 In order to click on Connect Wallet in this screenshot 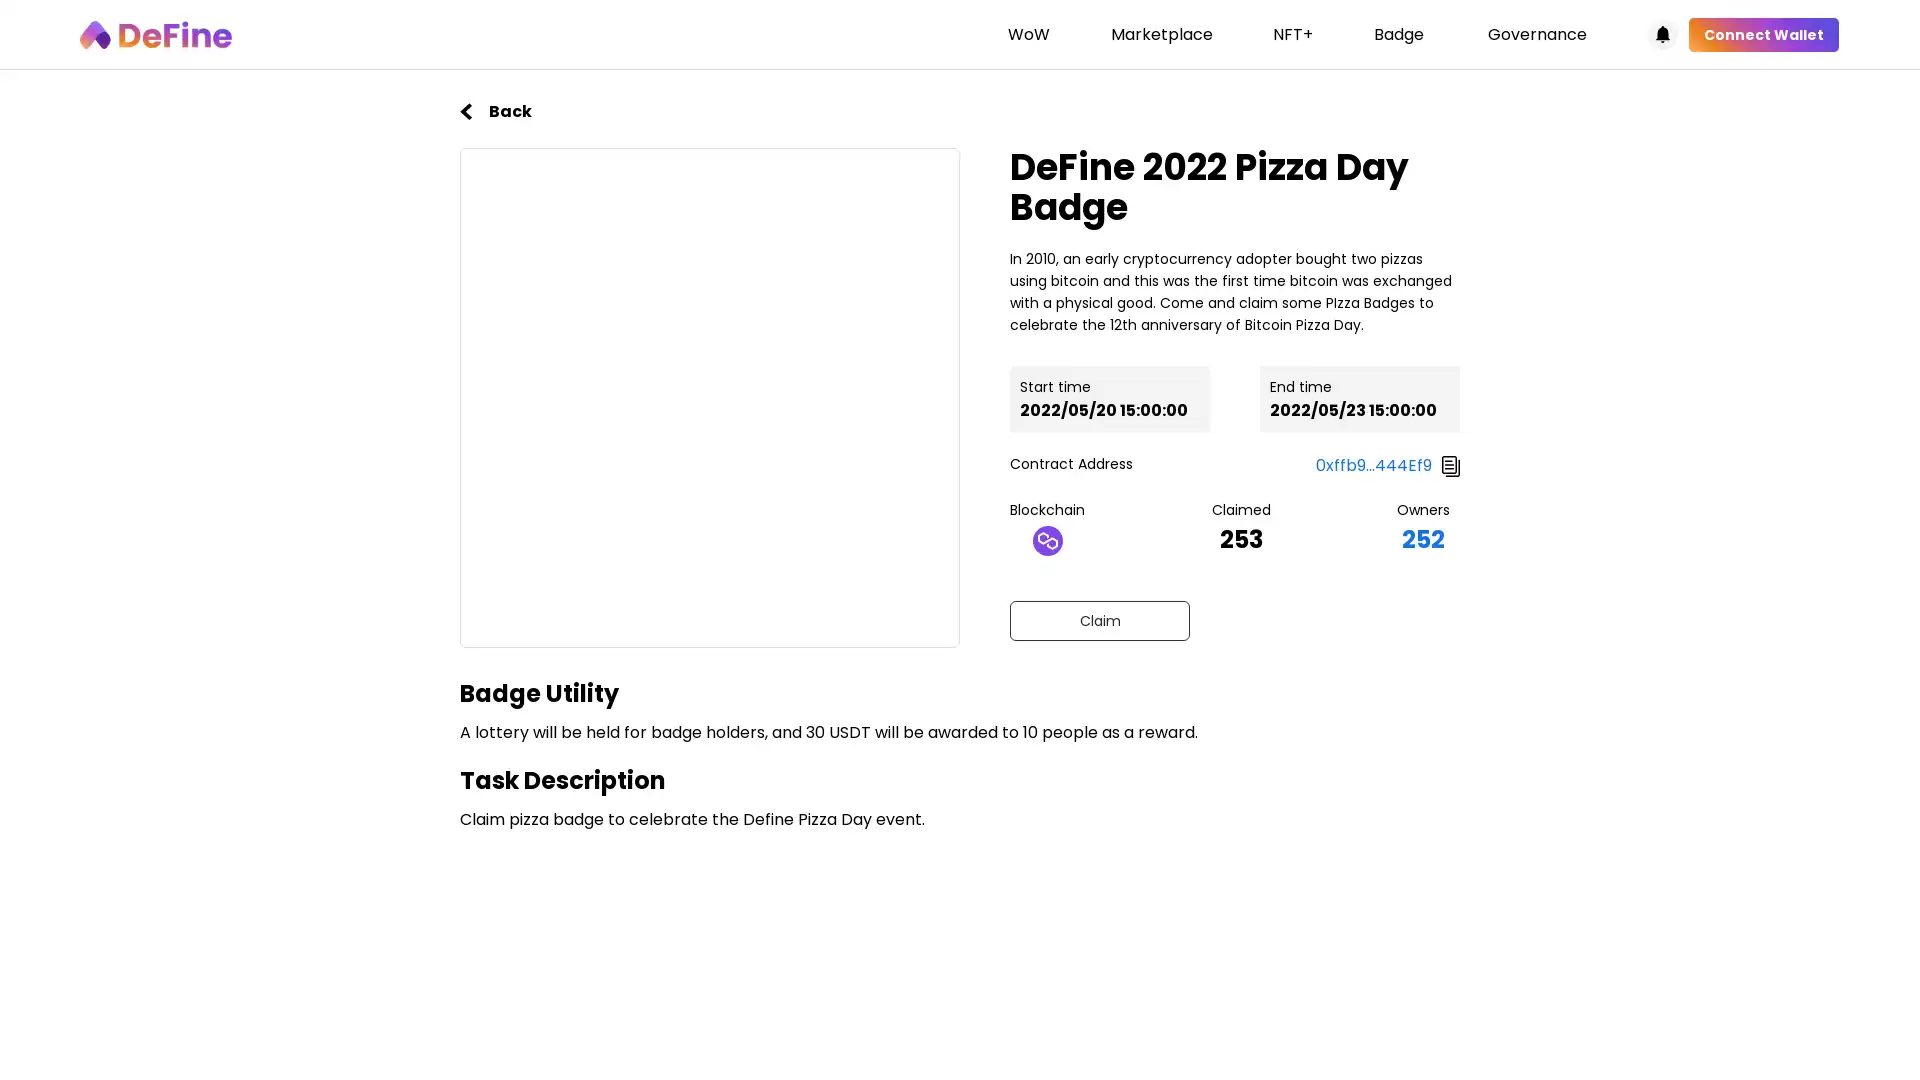, I will do `click(1763, 34)`.